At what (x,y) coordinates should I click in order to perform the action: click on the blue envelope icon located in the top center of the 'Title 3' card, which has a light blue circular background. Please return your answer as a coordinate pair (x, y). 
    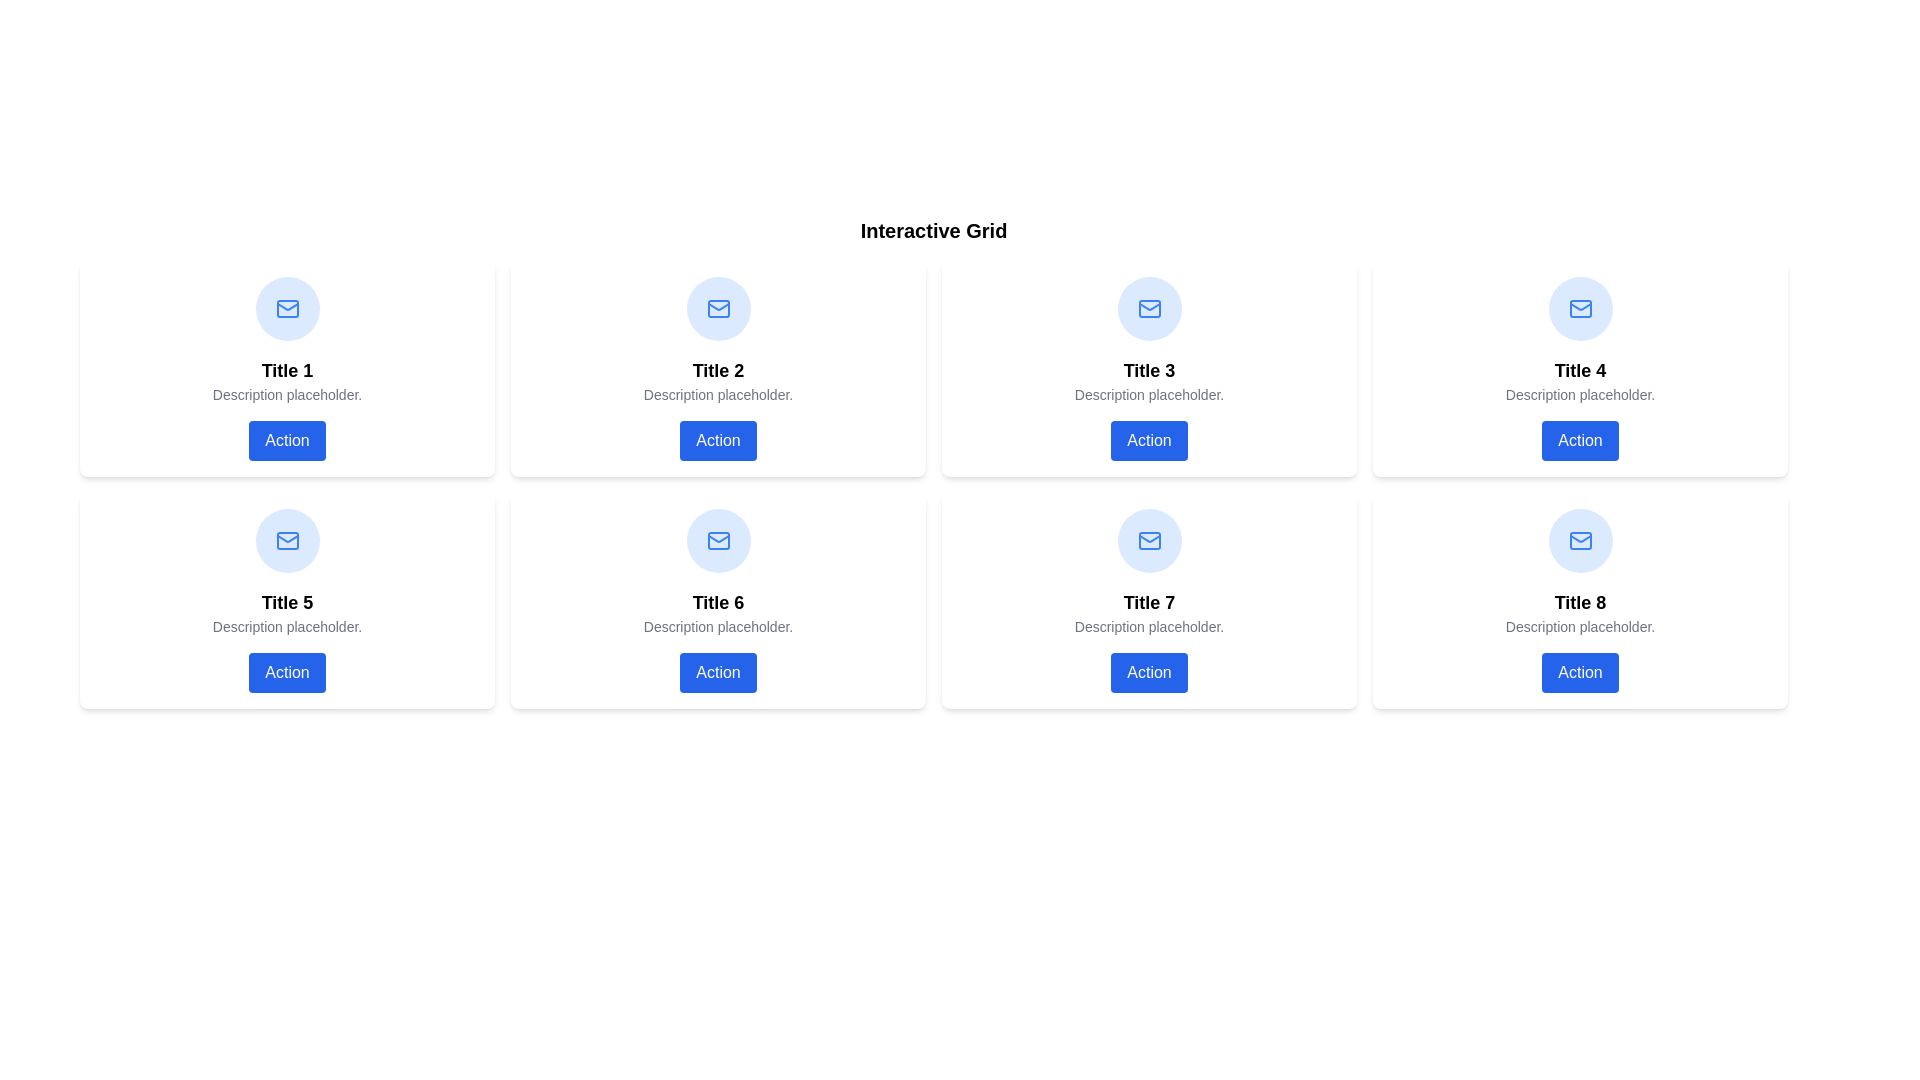
    Looking at the image, I should click on (1149, 308).